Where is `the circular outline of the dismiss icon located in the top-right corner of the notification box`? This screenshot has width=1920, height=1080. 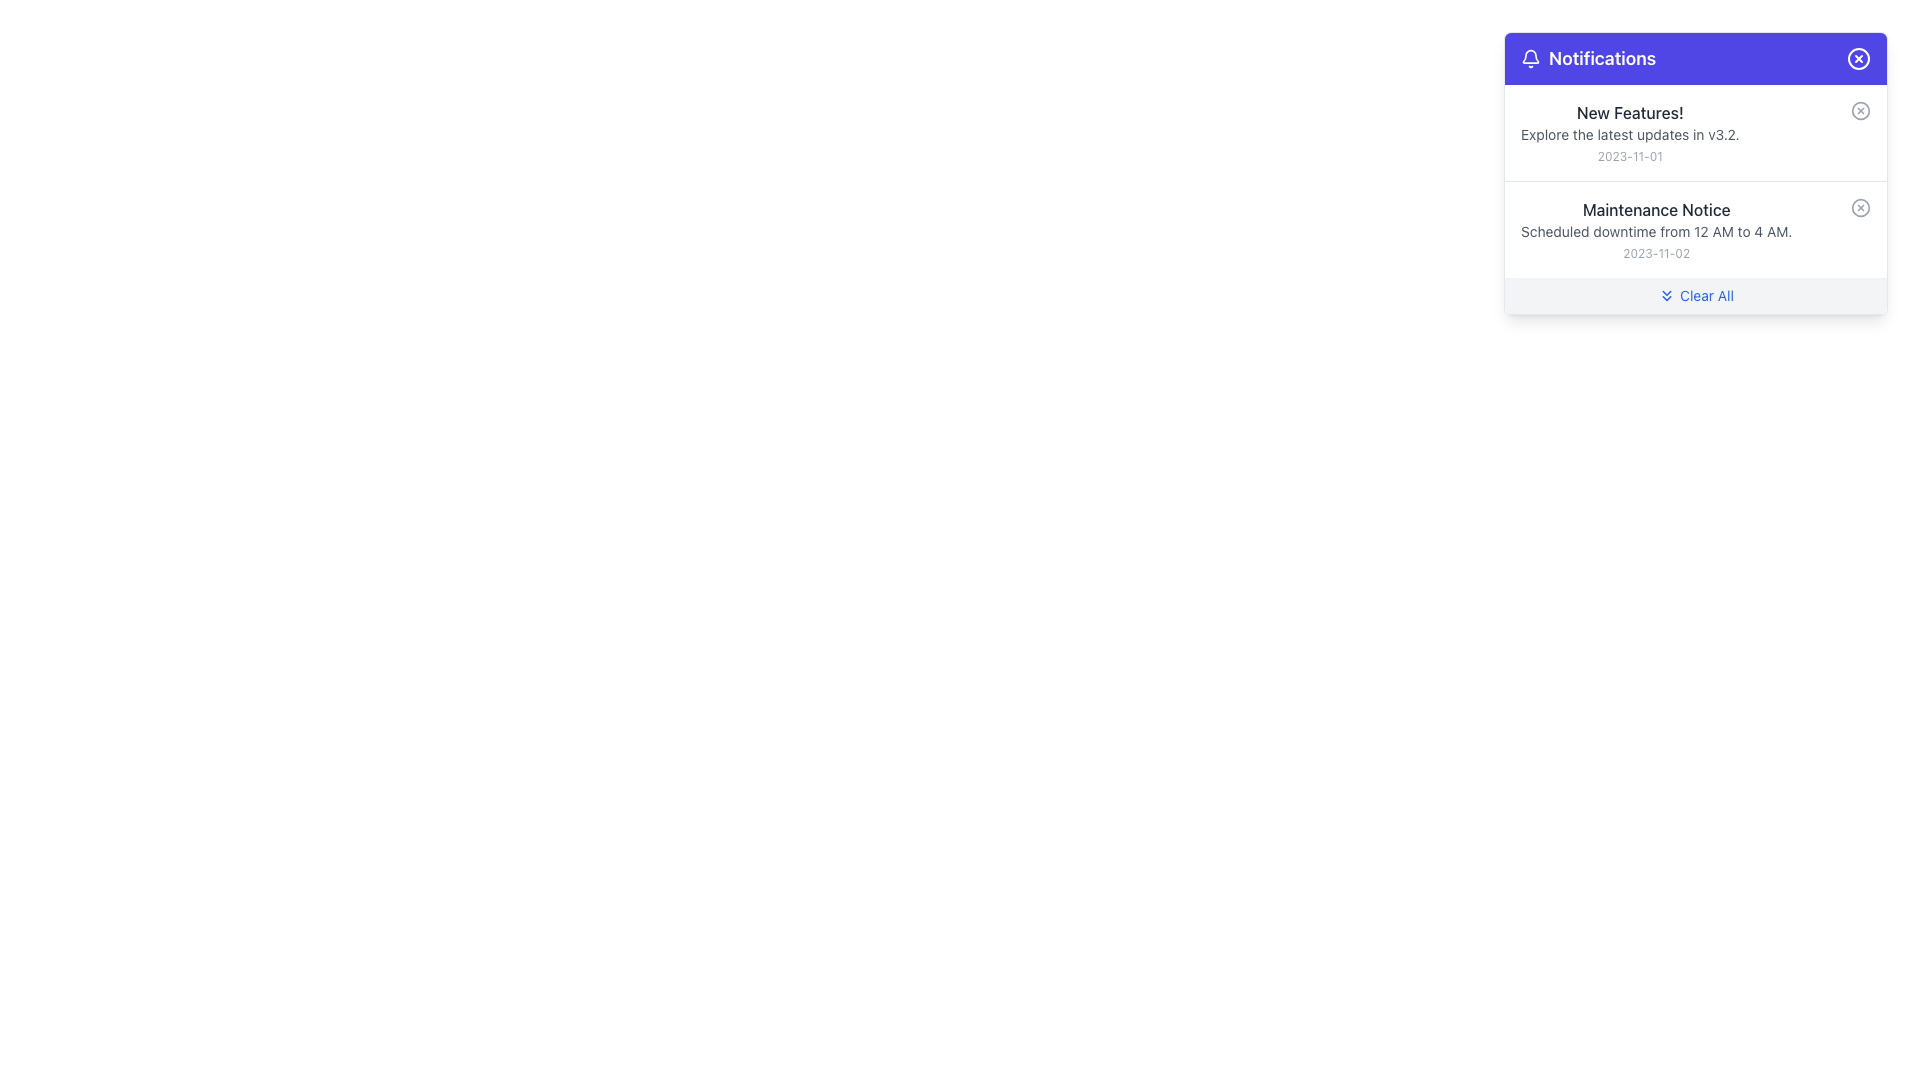 the circular outline of the dismiss icon located in the top-right corner of the notification box is located at coordinates (1857, 57).